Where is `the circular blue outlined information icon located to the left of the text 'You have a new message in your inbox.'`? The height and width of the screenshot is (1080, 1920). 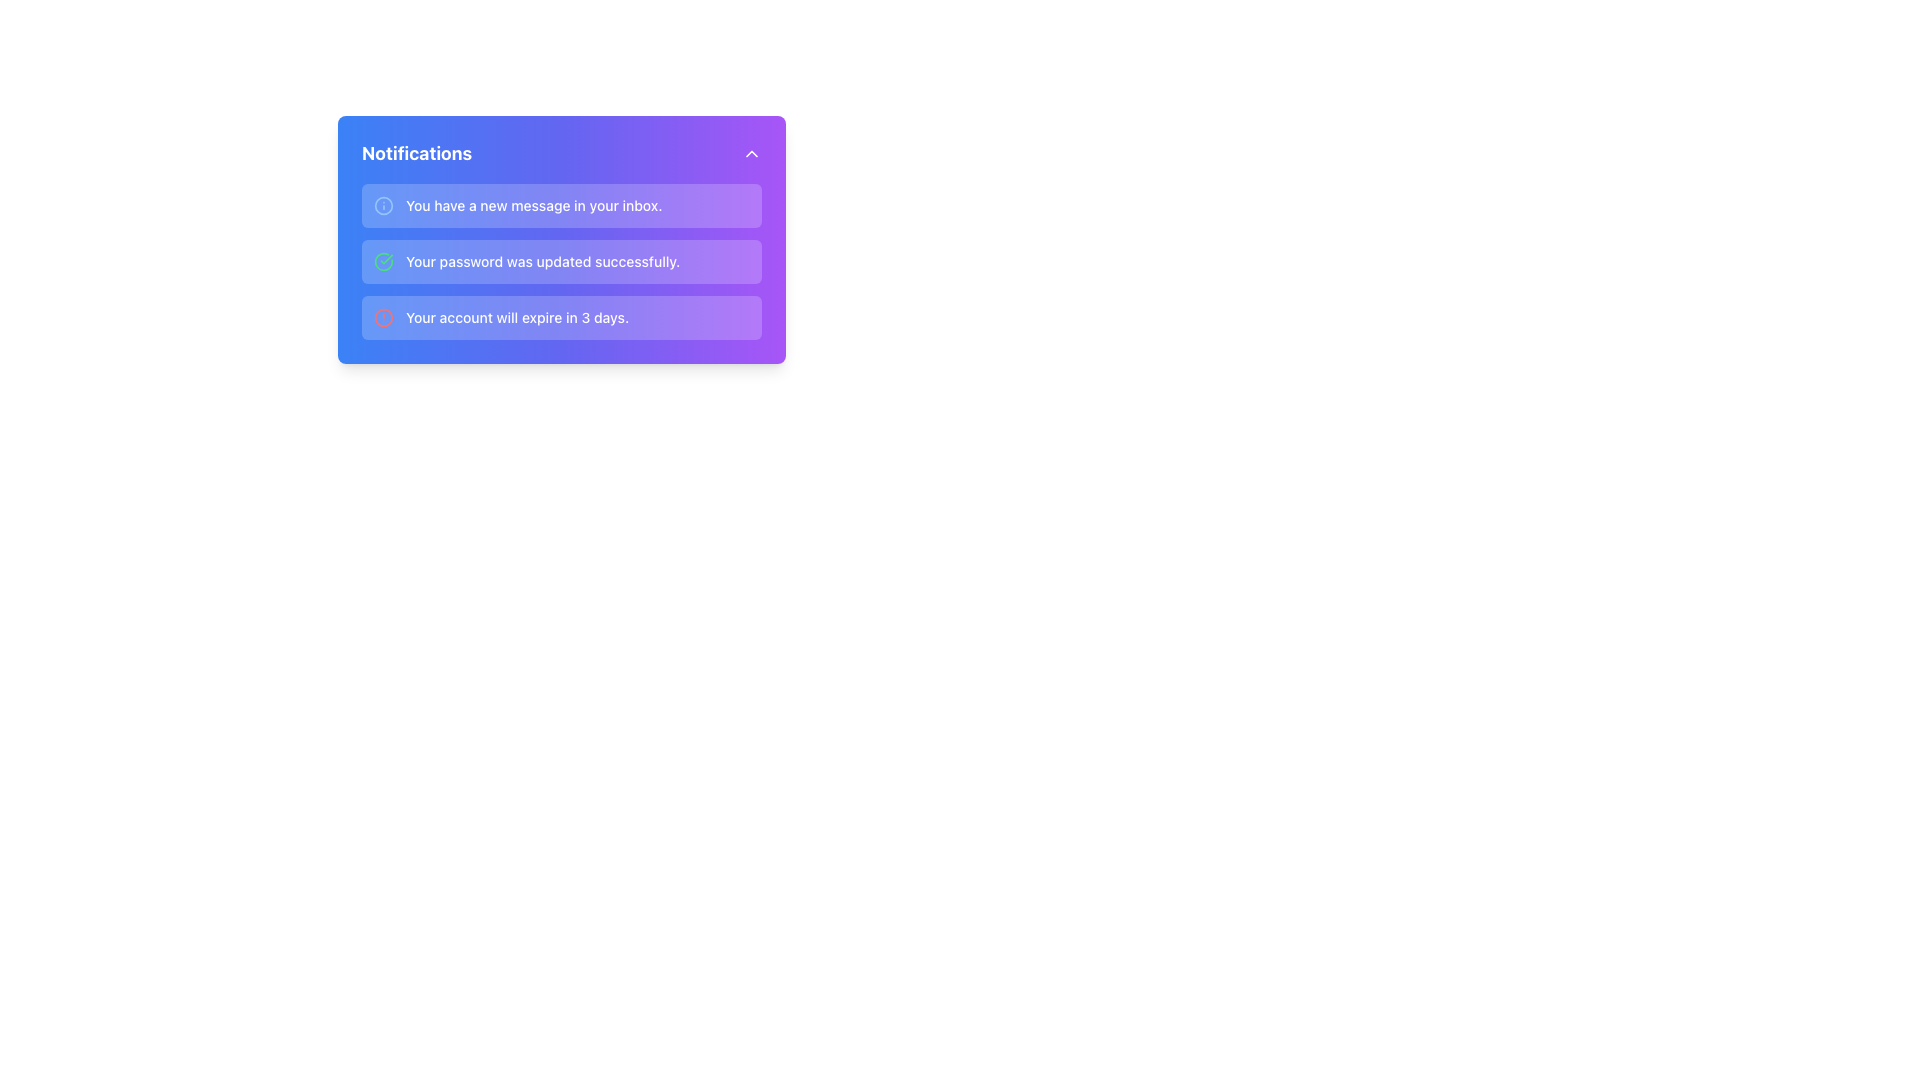 the circular blue outlined information icon located to the left of the text 'You have a new message in your inbox.' is located at coordinates (384, 205).